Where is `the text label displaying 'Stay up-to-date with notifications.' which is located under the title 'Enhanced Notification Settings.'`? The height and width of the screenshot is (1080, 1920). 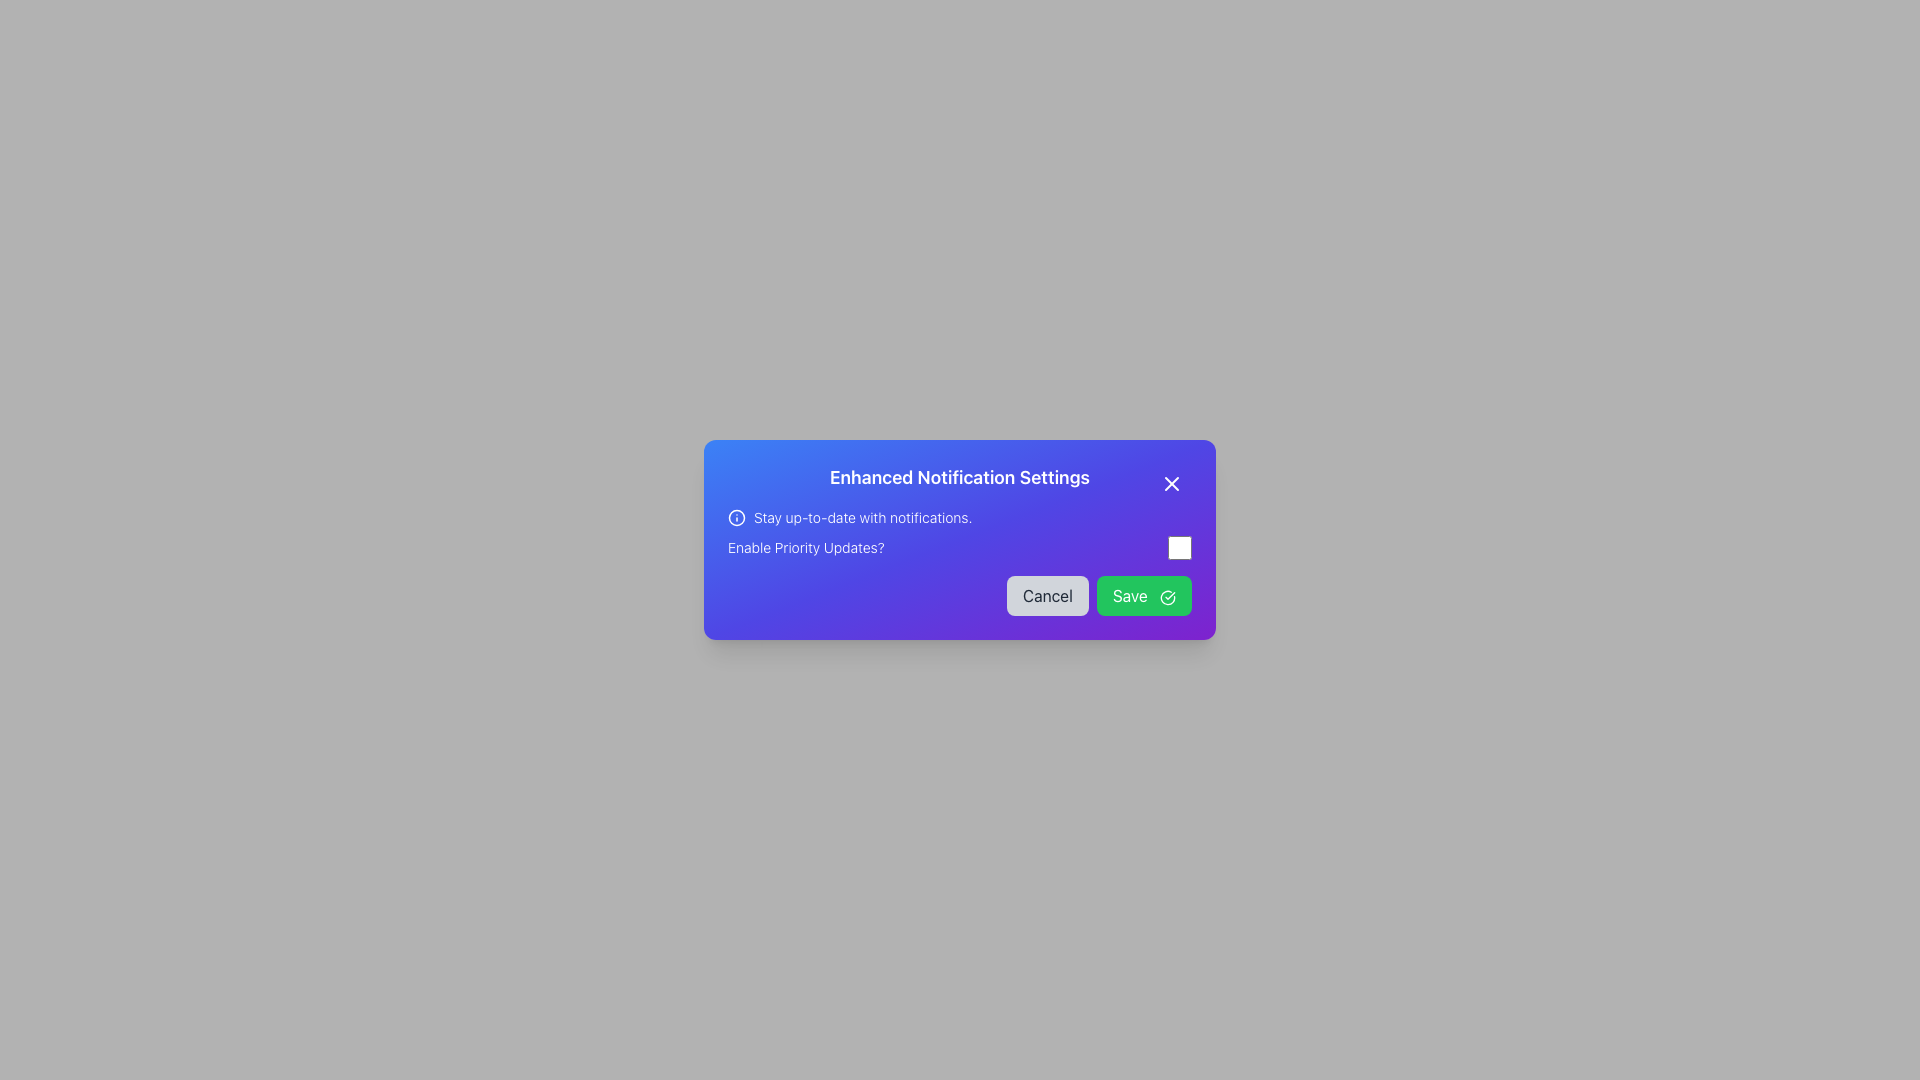 the text label displaying 'Stay up-to-date with notifications.' which is located under the title 'Enhanced Notification Settings.' is located at coordinates (863, 516).